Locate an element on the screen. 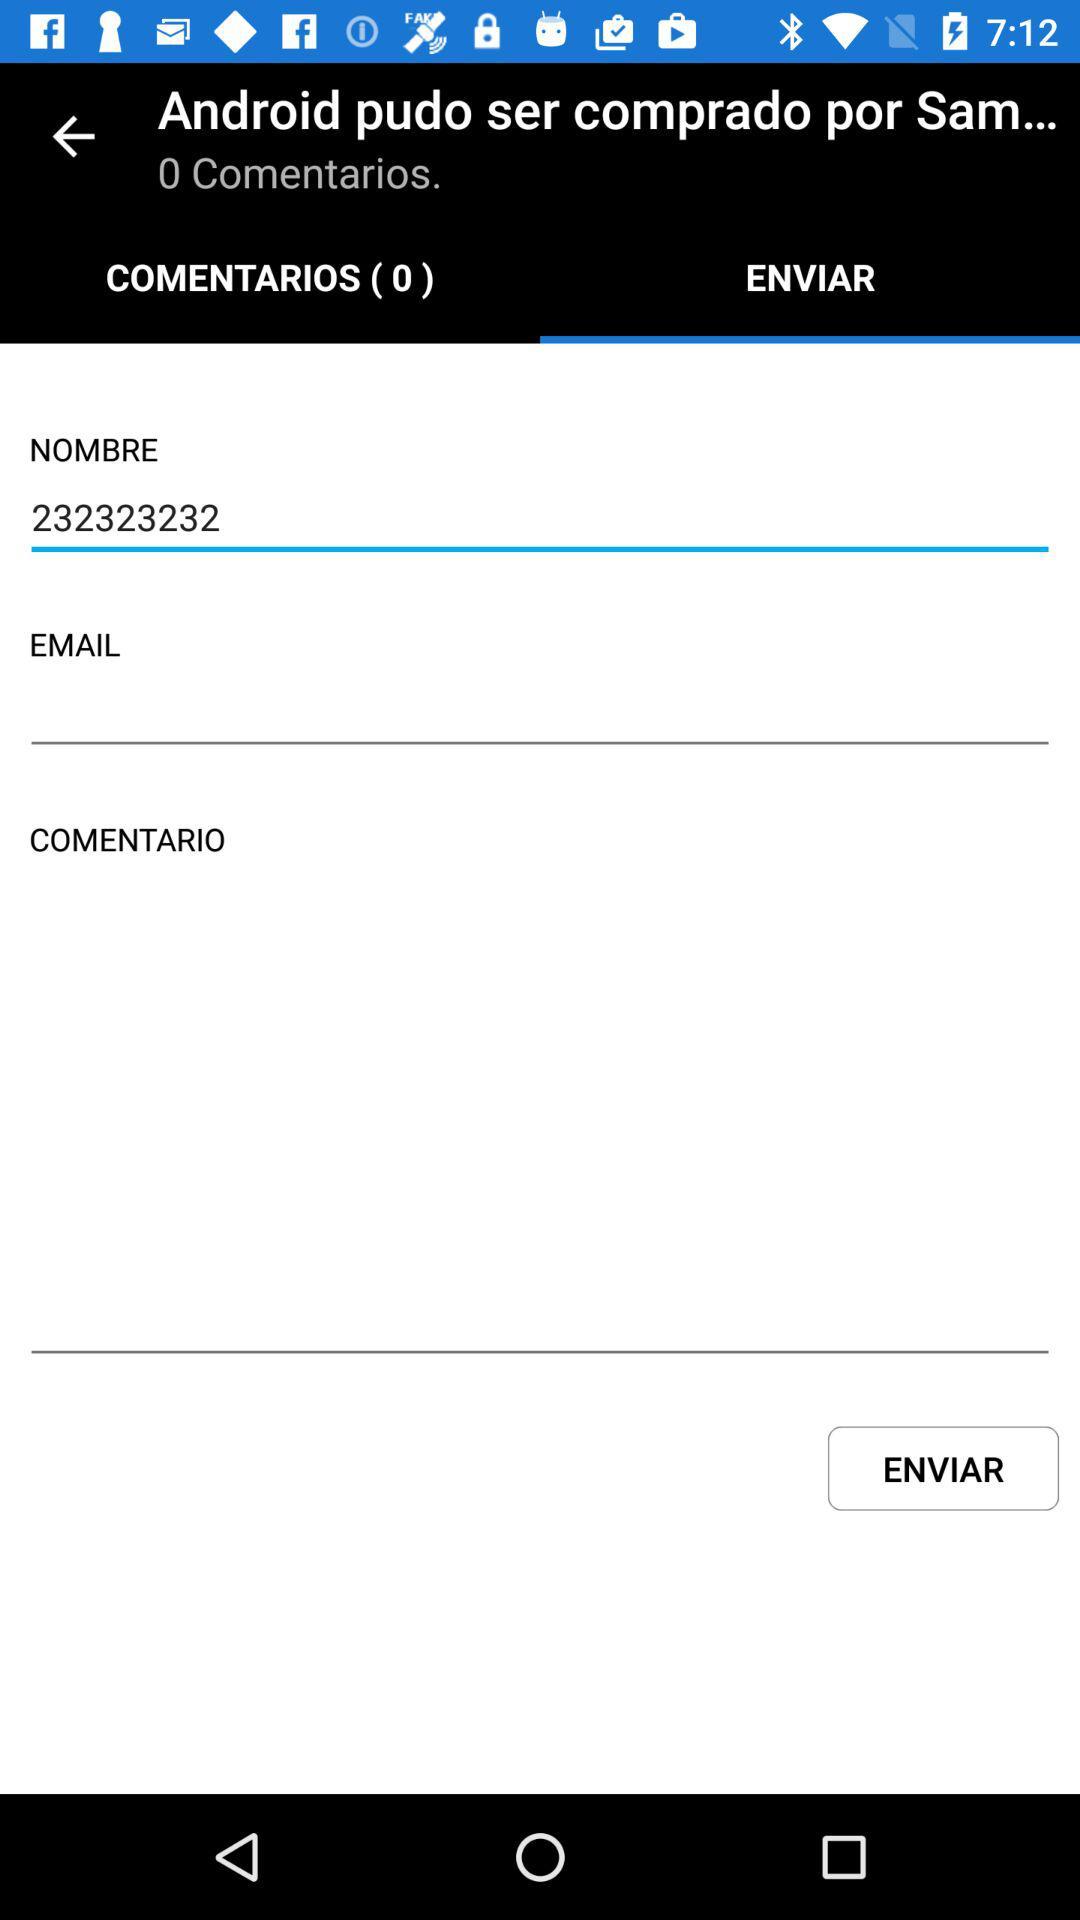 This screenshot has width=1080, height=1920. item below email is located at coordinates (540, 715).